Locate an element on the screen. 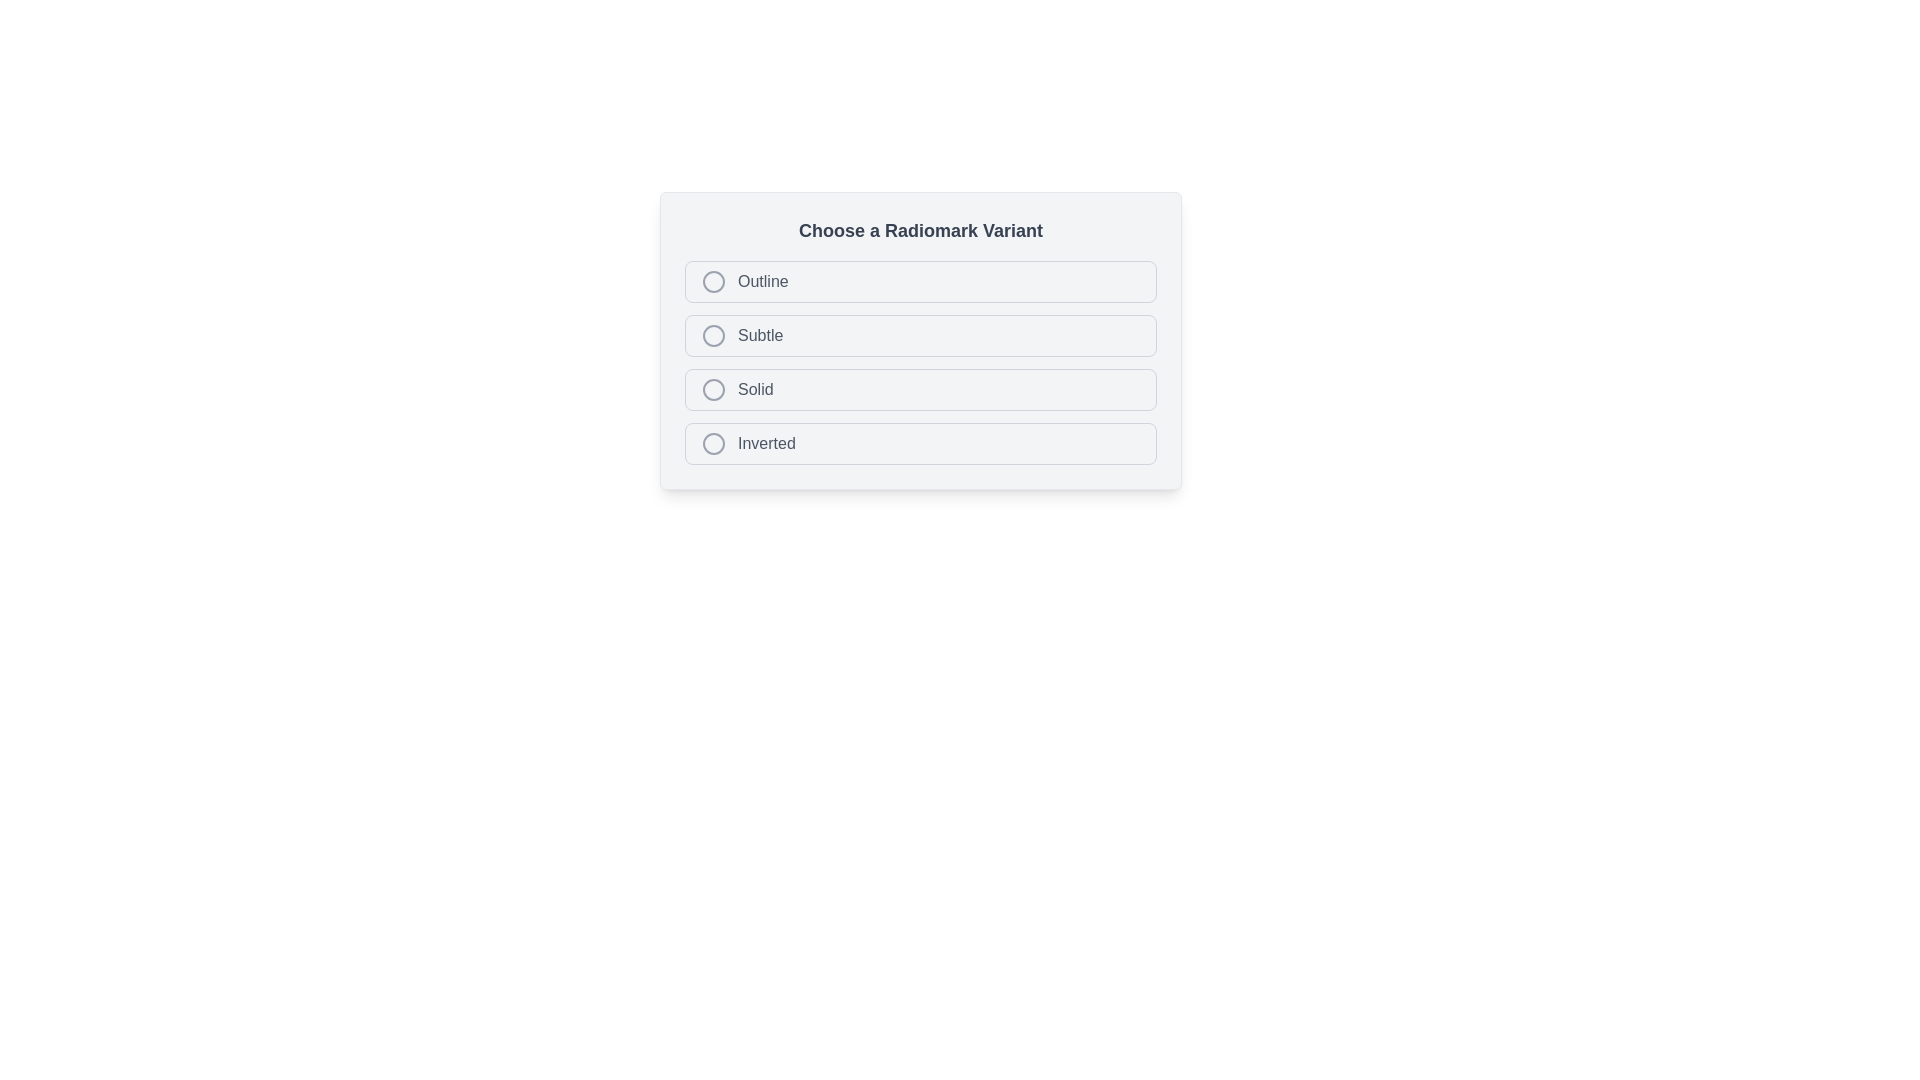 Image resolution: width=1920 pixels, height=1080 pixels. the Radio Button Indicator for the 'Outline' option in the 'Choose a Radiomark Variant' selection component is located at coordinates (714, 281).